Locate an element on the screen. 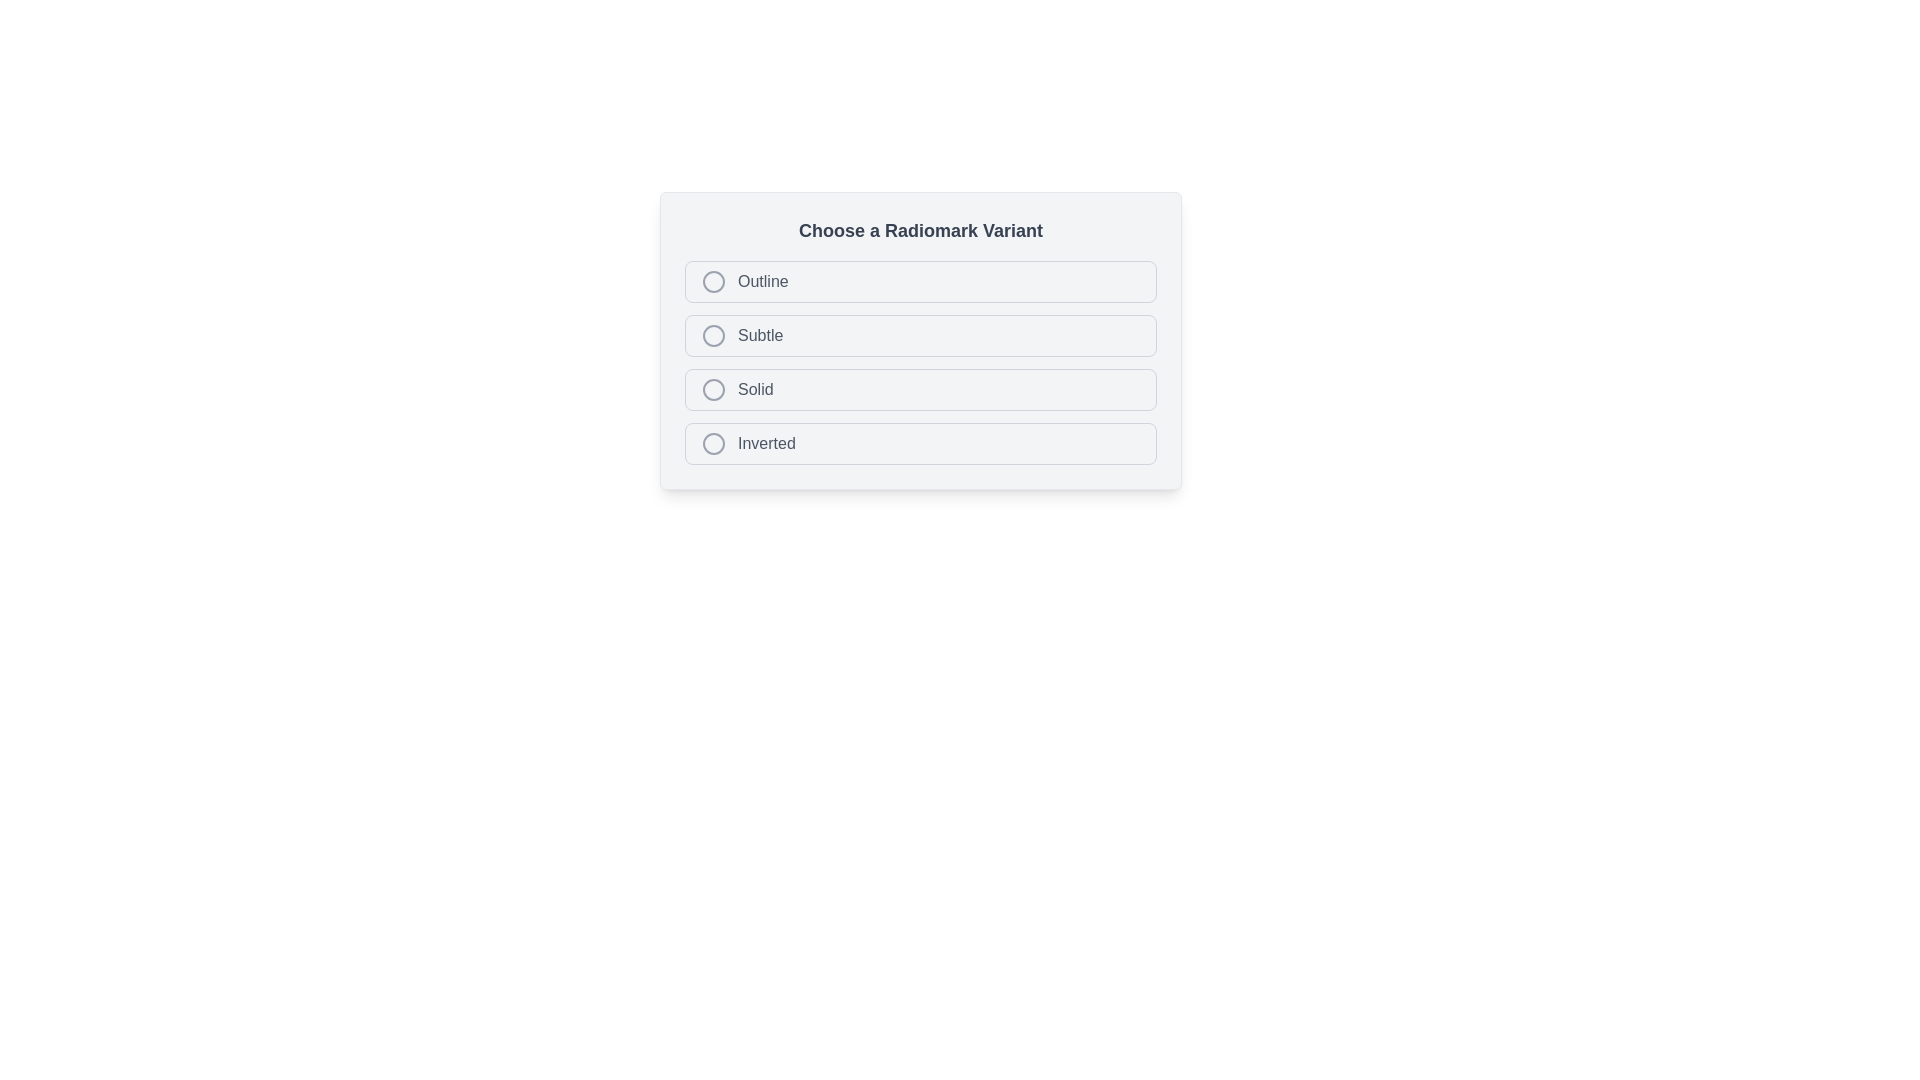 Image resolution: width=1920 pixels, height=1080 pixels. the Radio Button Indicator for the 'Outline' option in the 'Choose a Radiomark Variant' selection component is located at coordinates (714, 281).